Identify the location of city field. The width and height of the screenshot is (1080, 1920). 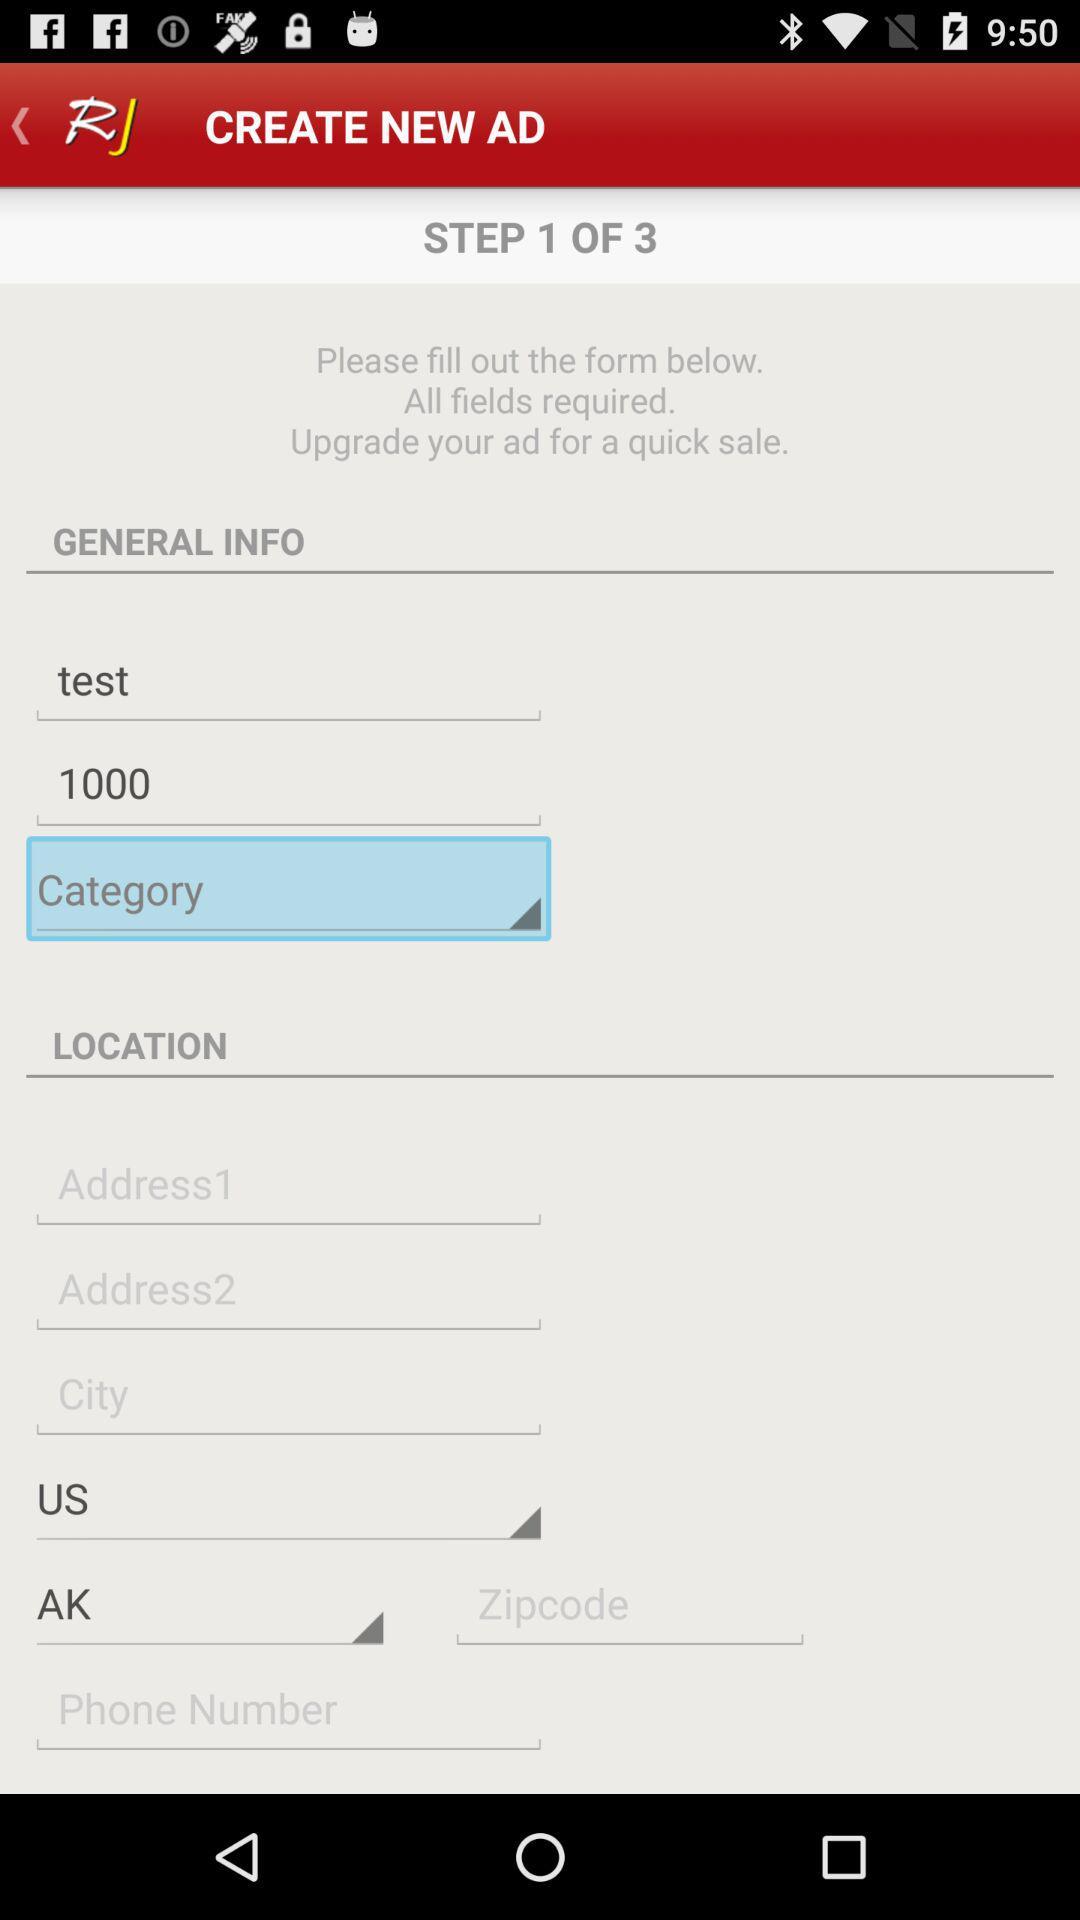
(288, 1391).